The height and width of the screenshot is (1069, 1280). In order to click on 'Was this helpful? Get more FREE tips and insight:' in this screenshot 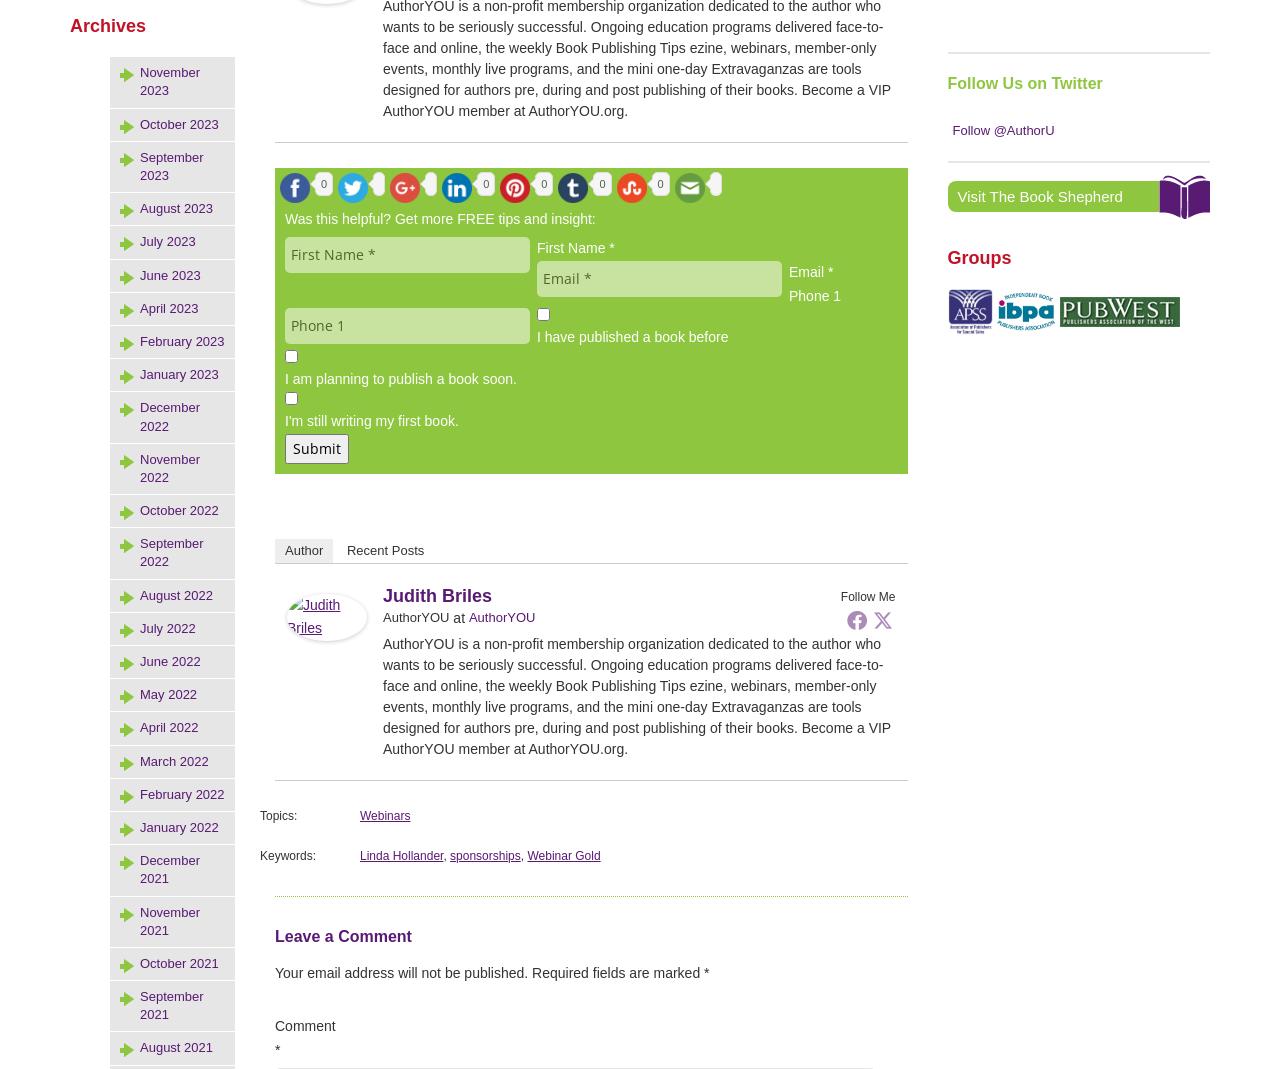, I will do `click(439, 218)`.